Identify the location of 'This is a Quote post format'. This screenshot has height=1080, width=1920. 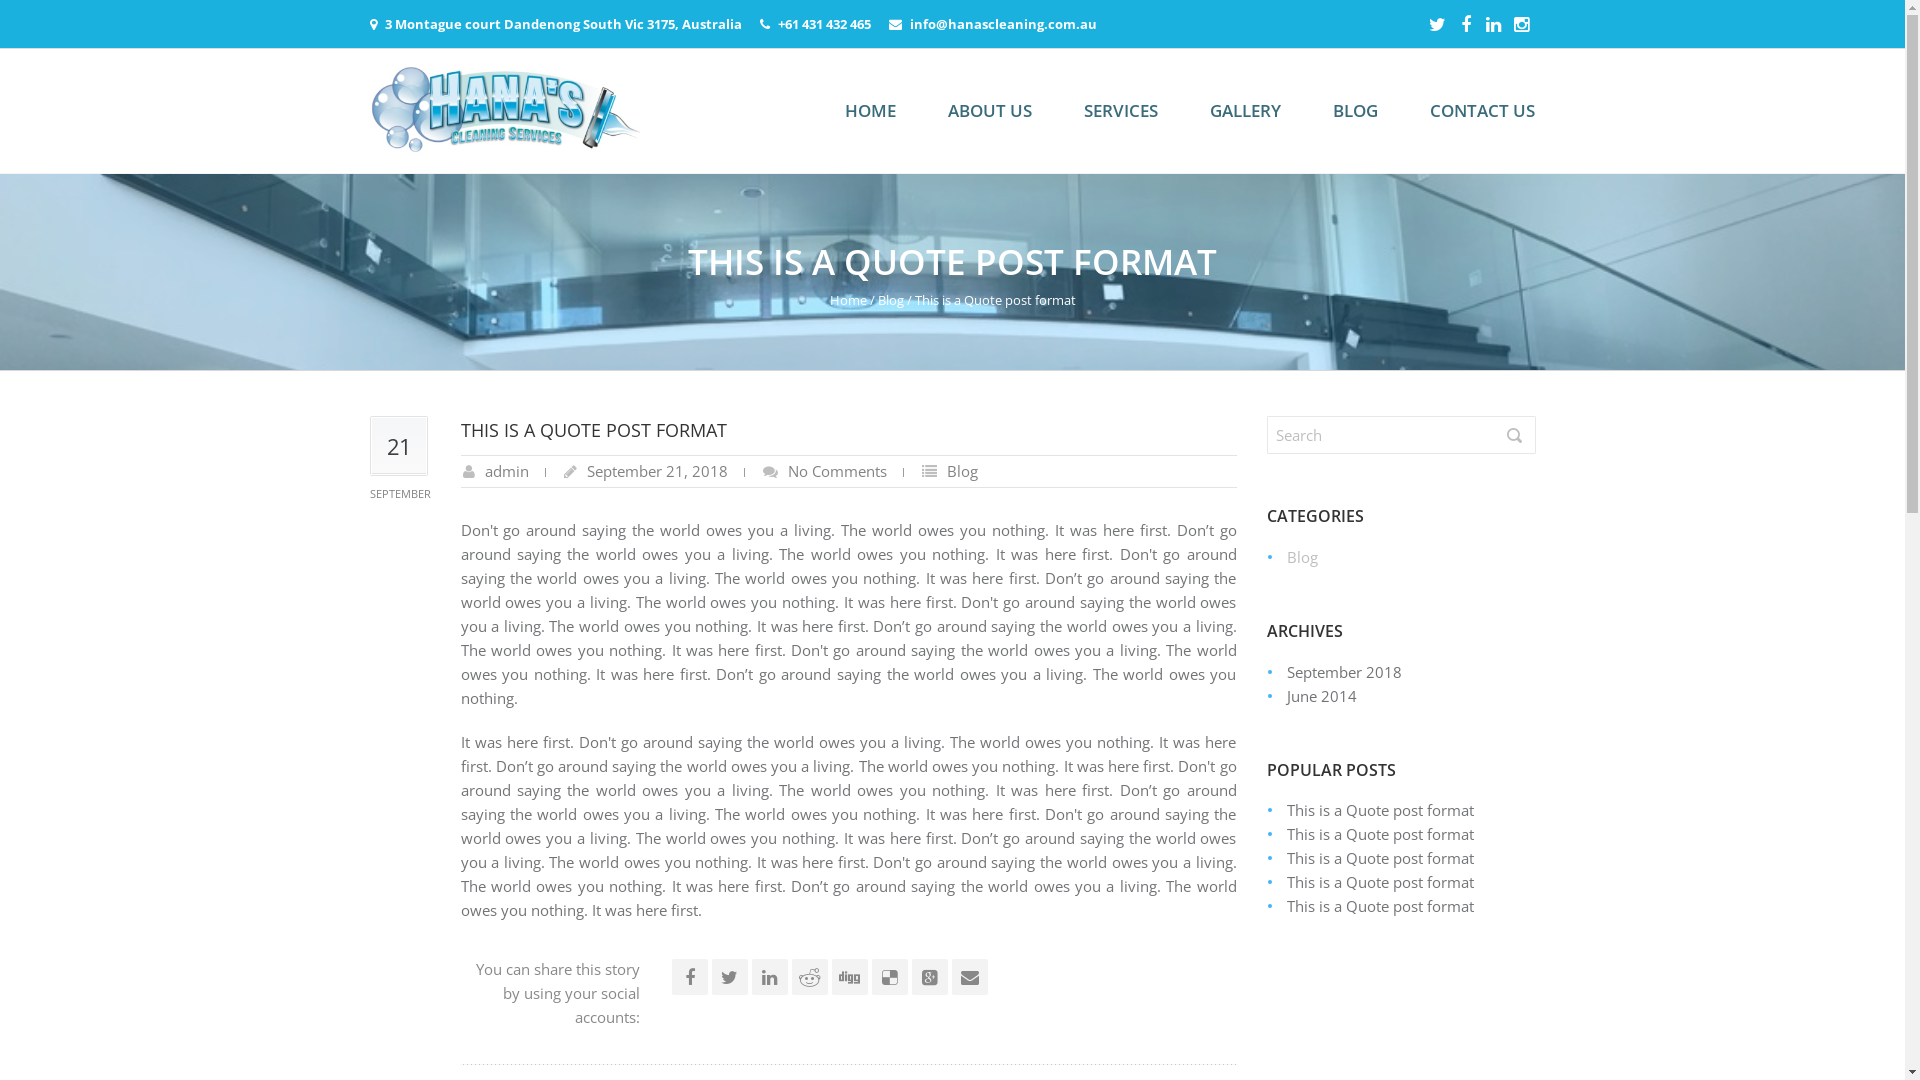
(1378, 833).